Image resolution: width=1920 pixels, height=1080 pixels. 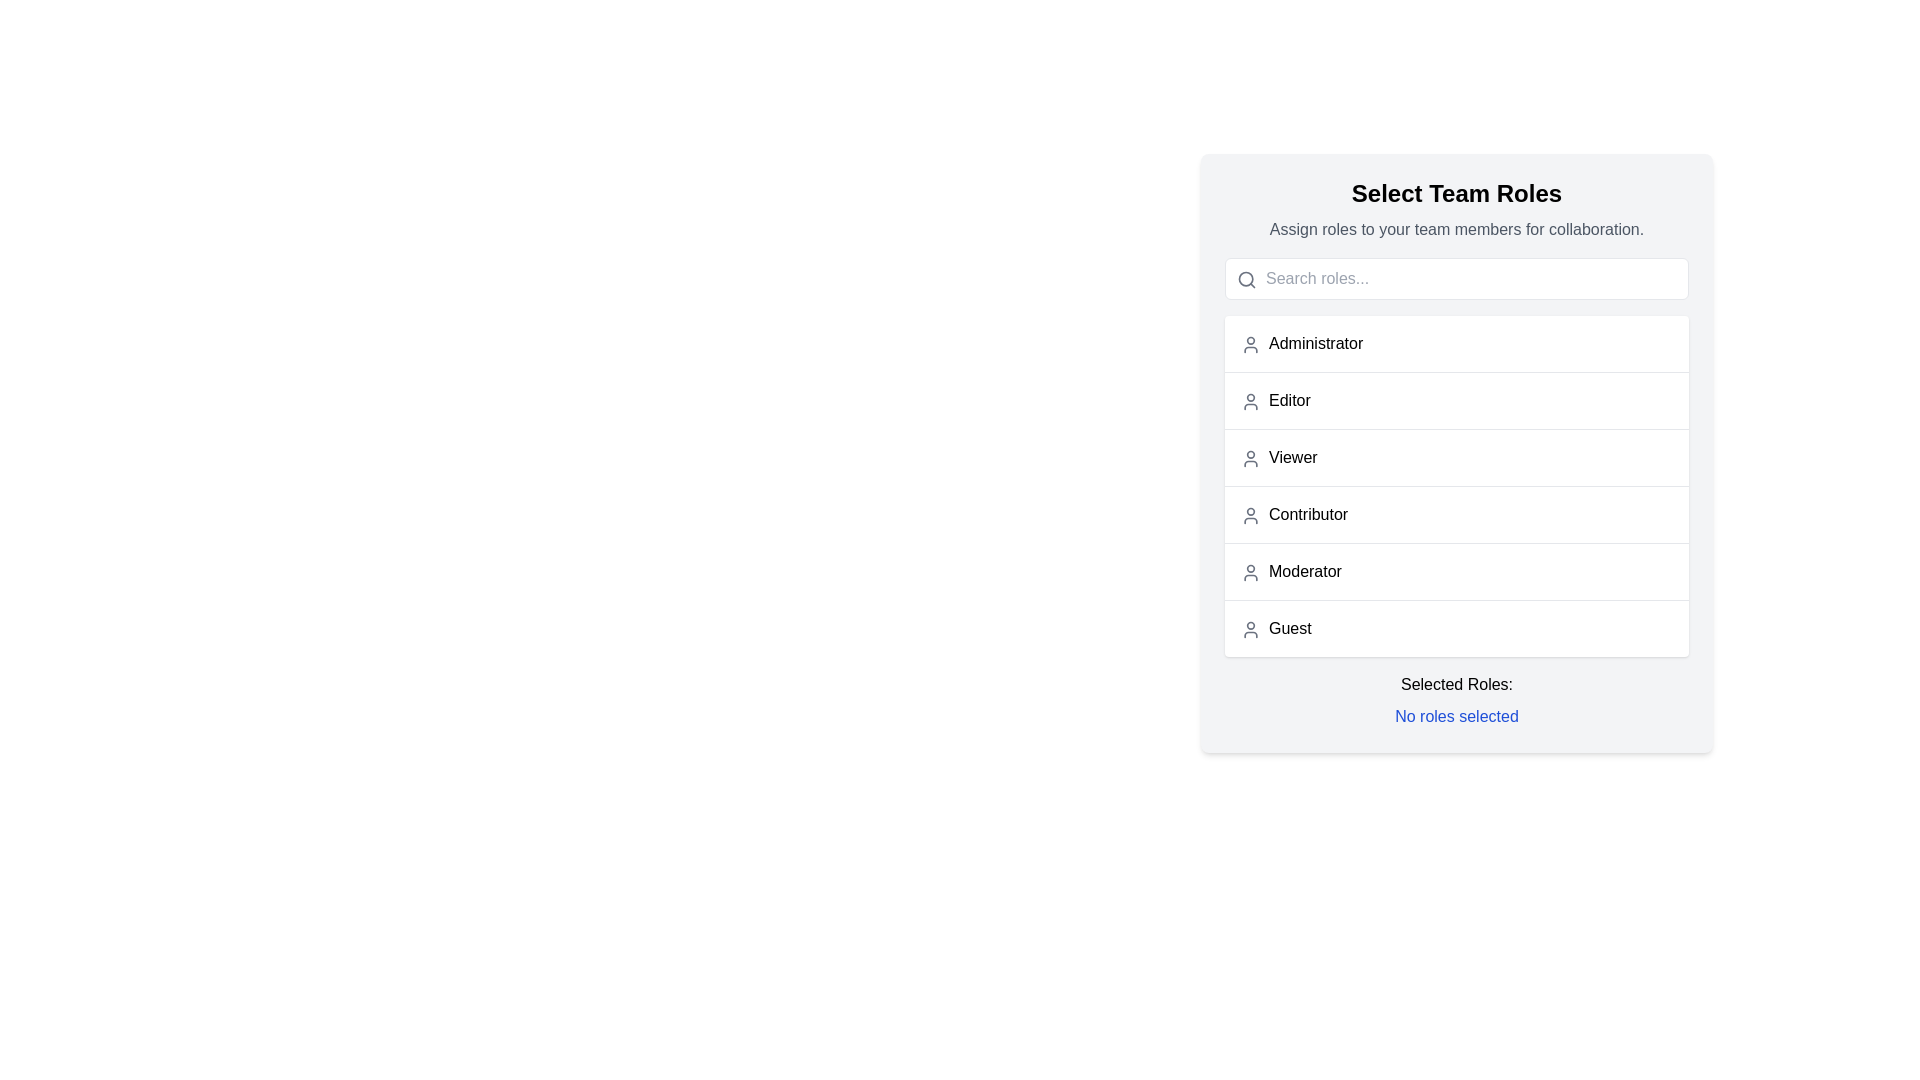 What do you see at coordinates (1250, 458) in the screenshot?
I see `the user icon depicted as a circular head and semi-rounded rectangular body in gray color, located` at bounding box center [1250, 458].